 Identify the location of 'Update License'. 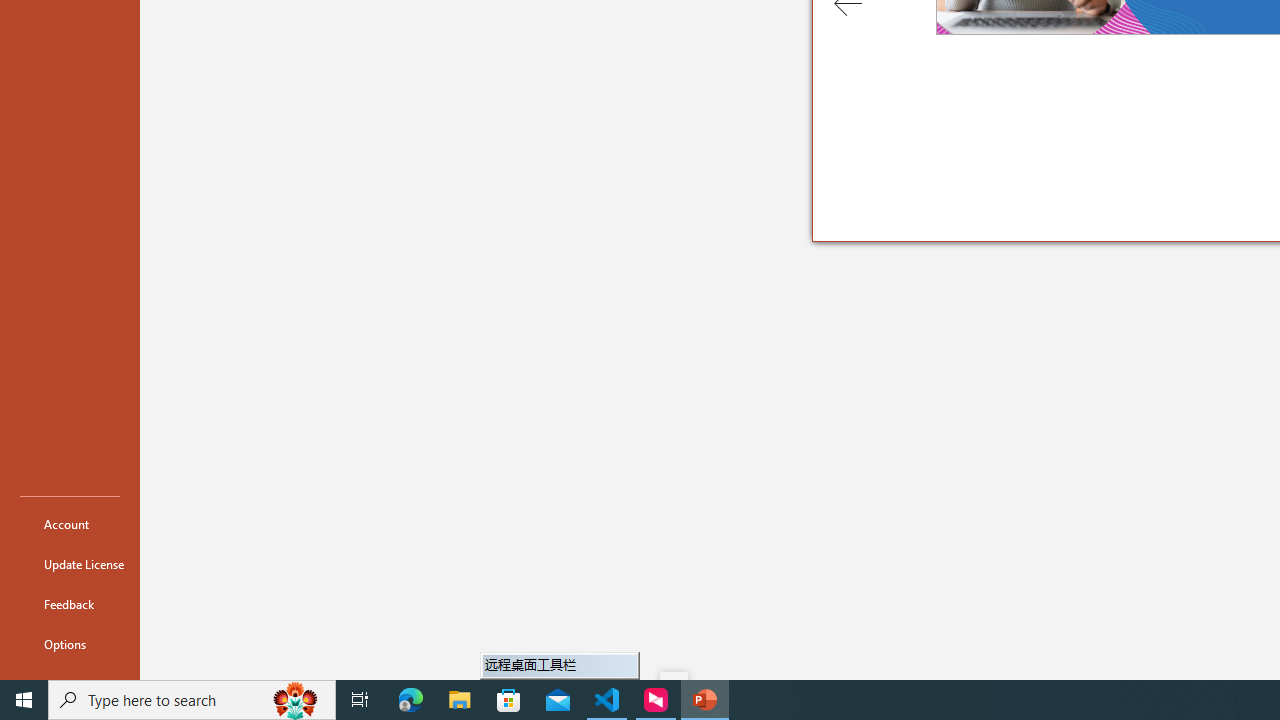
(69, 564).